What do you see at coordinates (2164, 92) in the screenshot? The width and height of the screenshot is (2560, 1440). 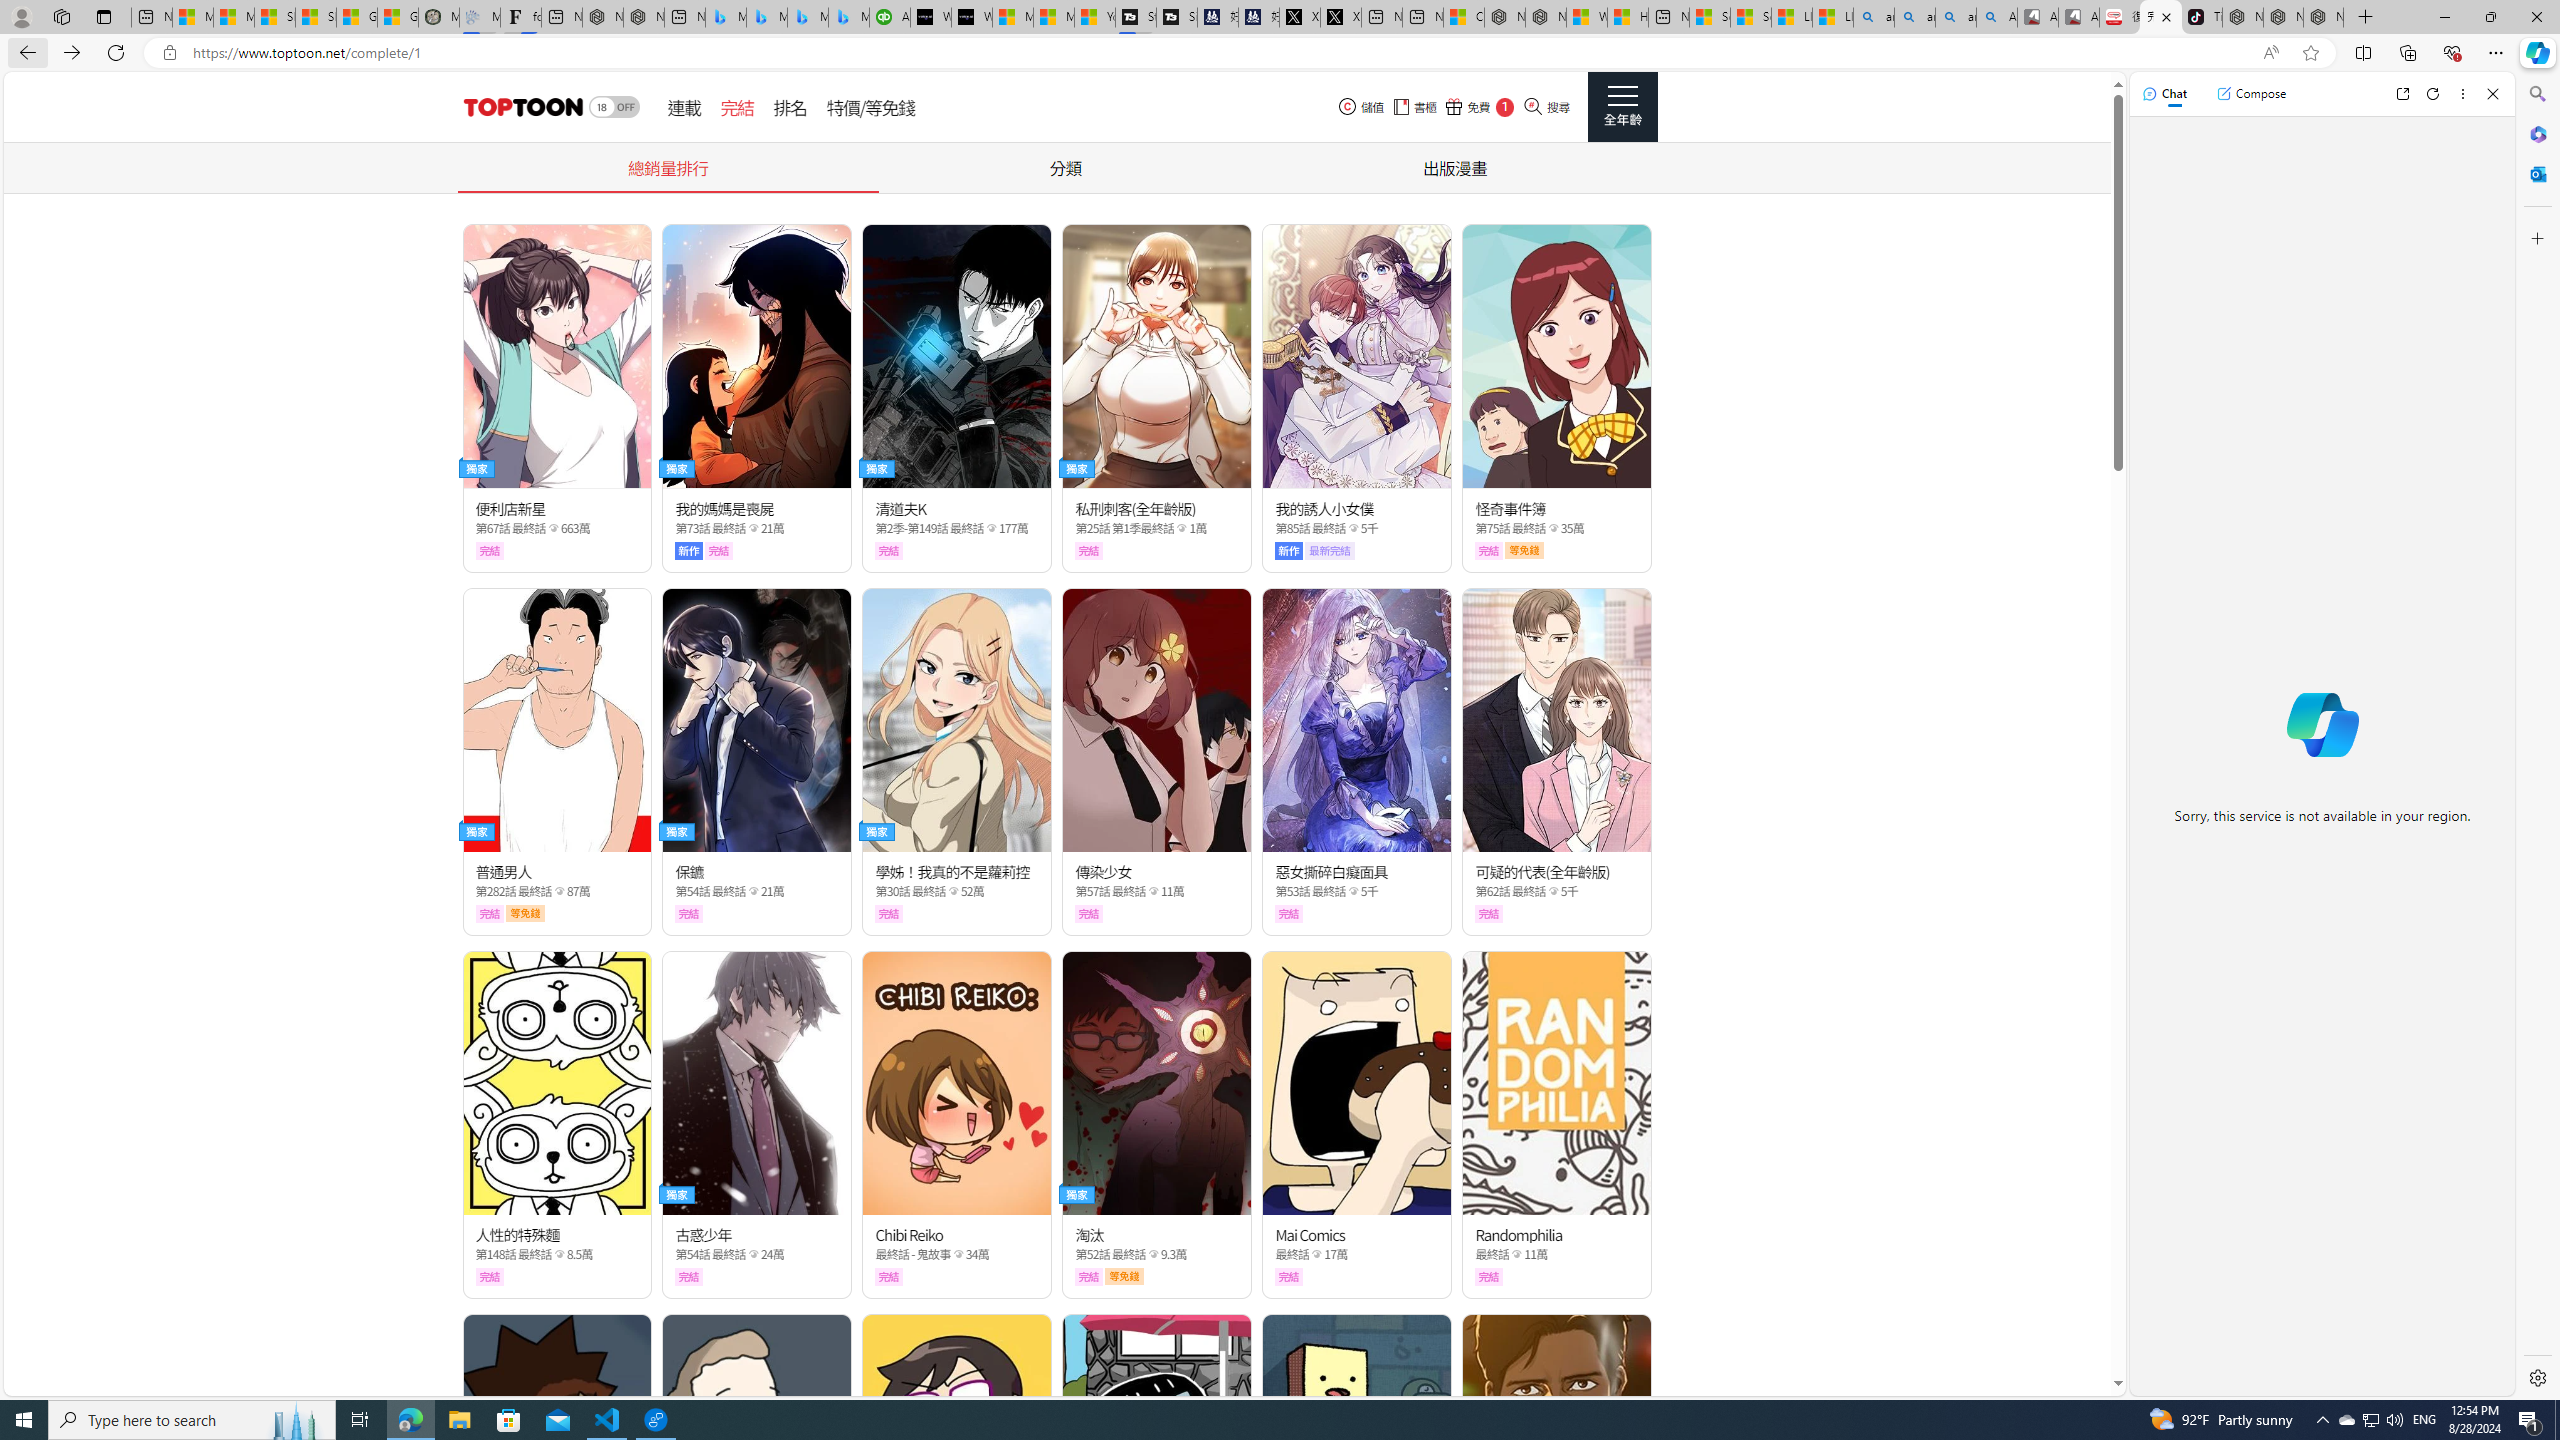 I see `'Chat'` at bounding box center [2164, 92].